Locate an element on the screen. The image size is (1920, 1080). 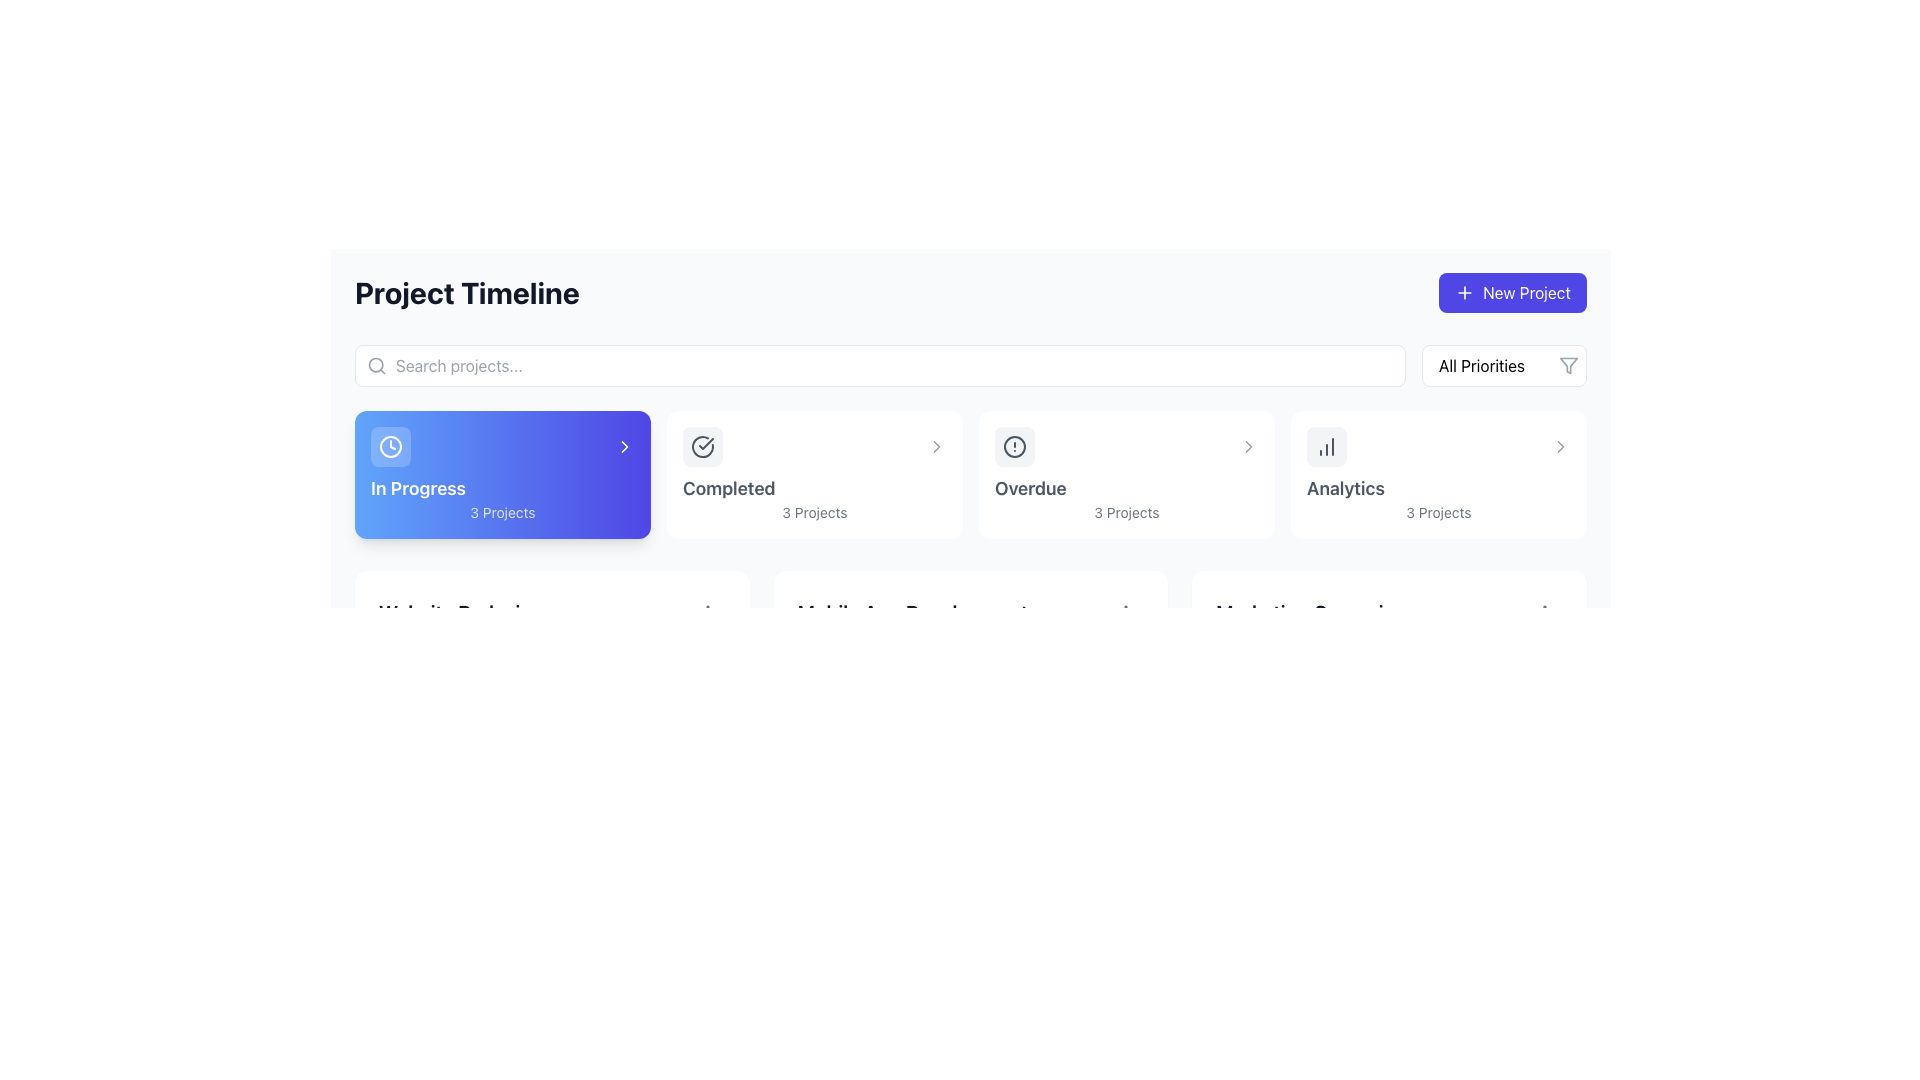
the circular checkmark icon located in the second card from the left under the 'Project Timeline' section is located at coordinates (702, 446).